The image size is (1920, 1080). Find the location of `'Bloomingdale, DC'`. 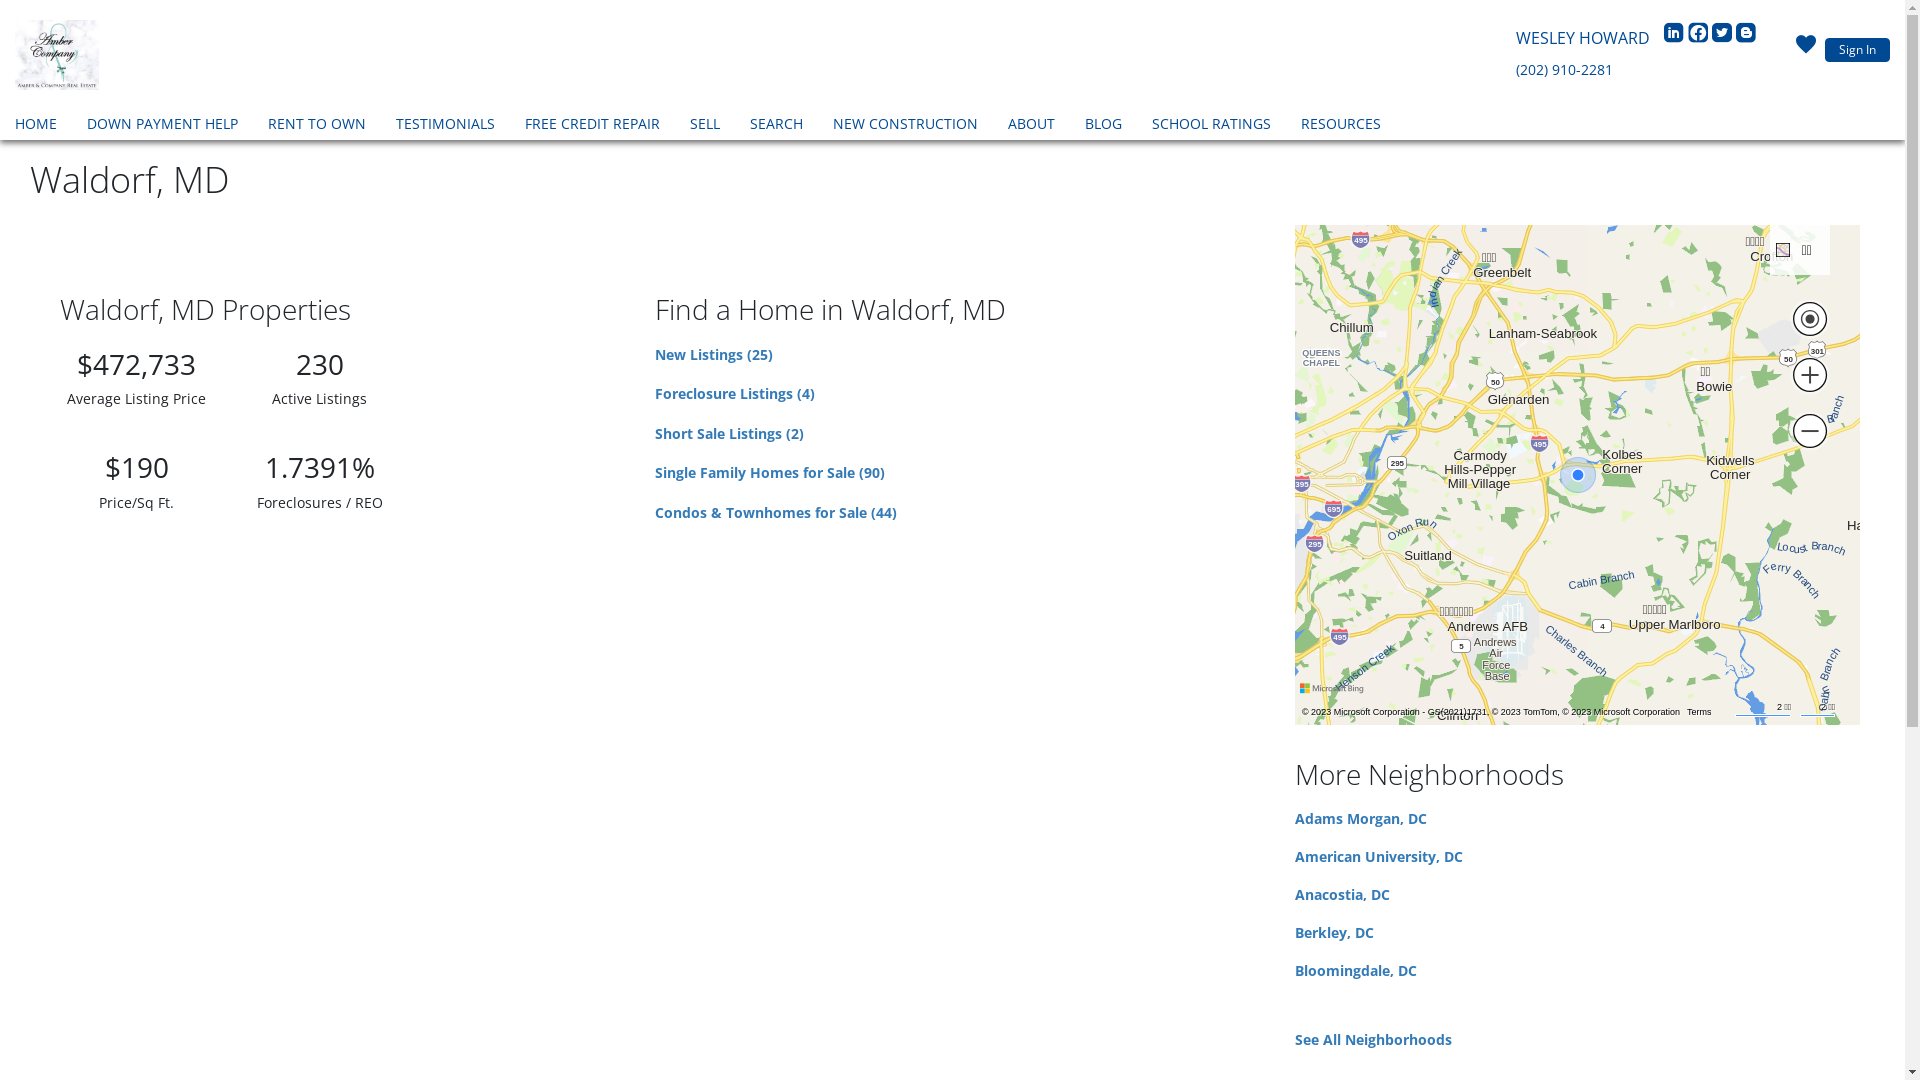

'Bloomingdale, DC' is located at coordinates (1356, 969).